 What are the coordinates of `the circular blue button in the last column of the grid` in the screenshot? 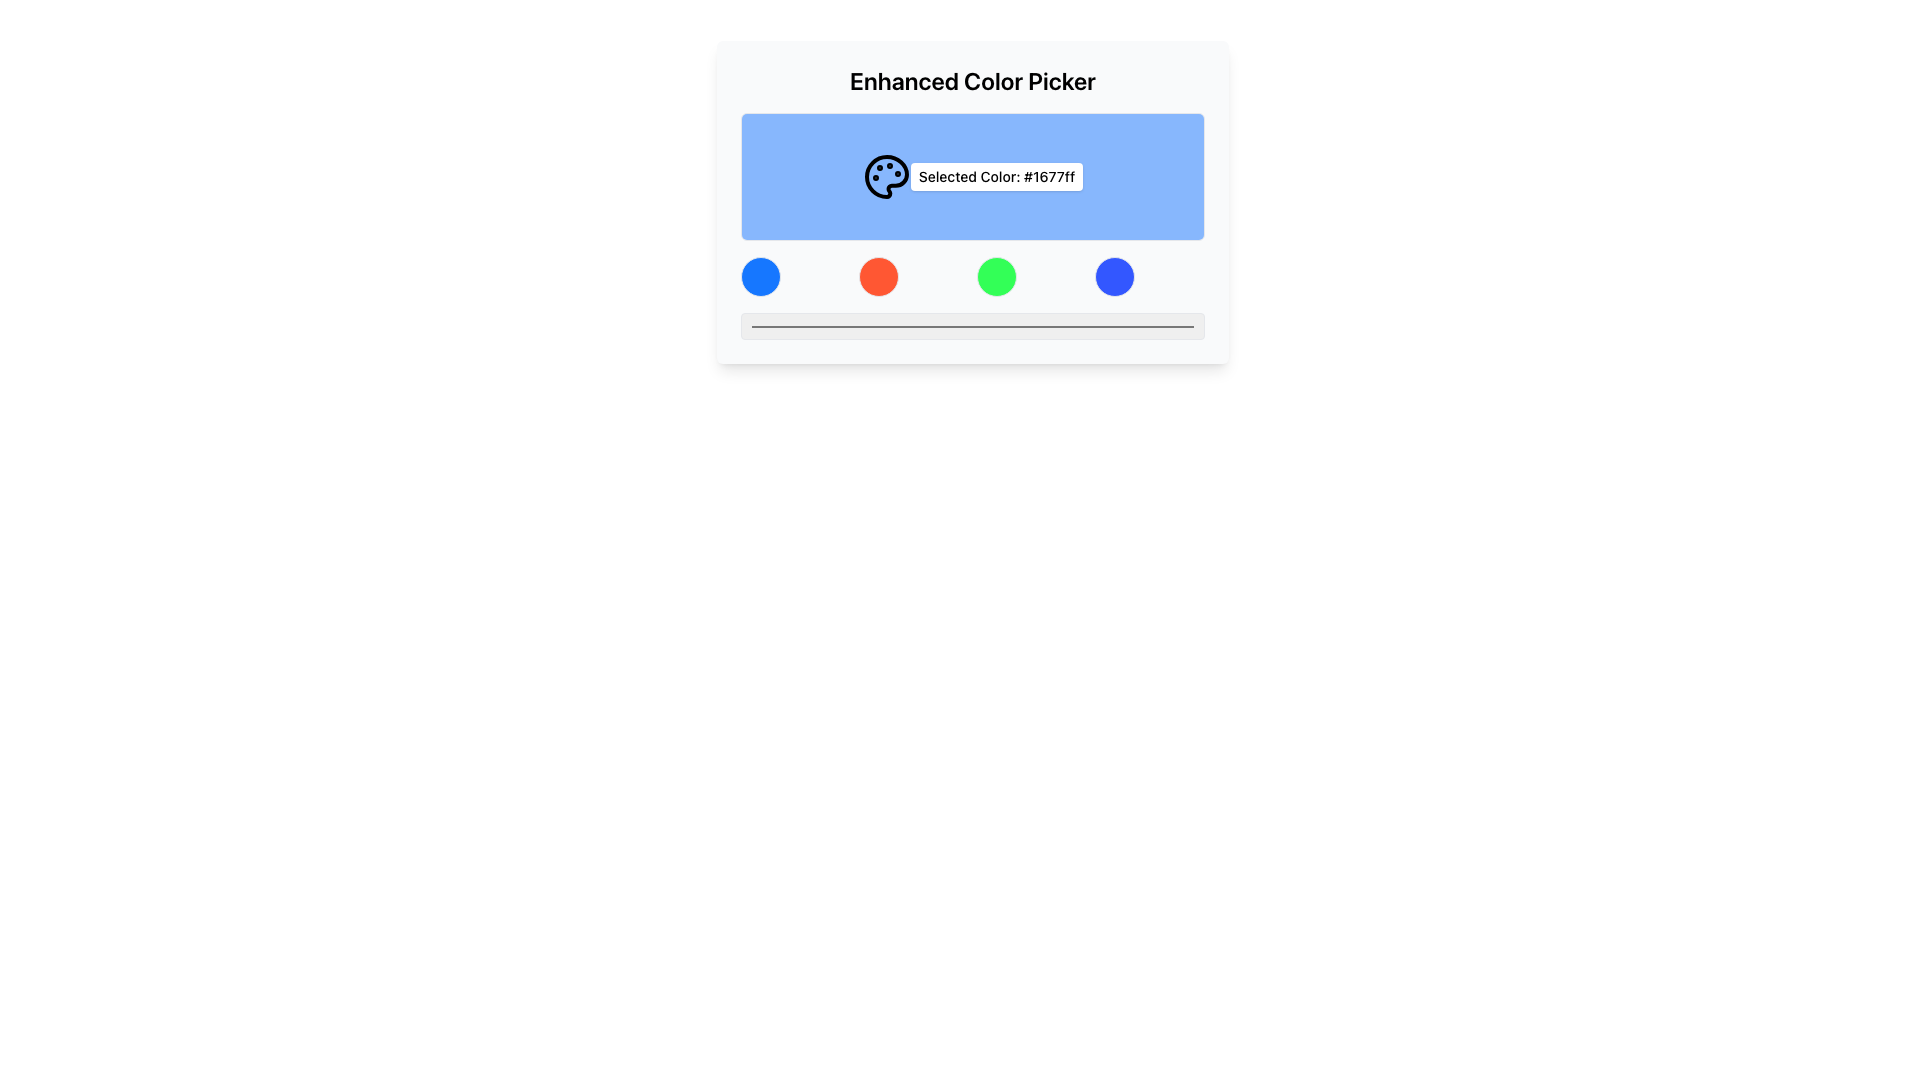 It's located at (1113, 277).